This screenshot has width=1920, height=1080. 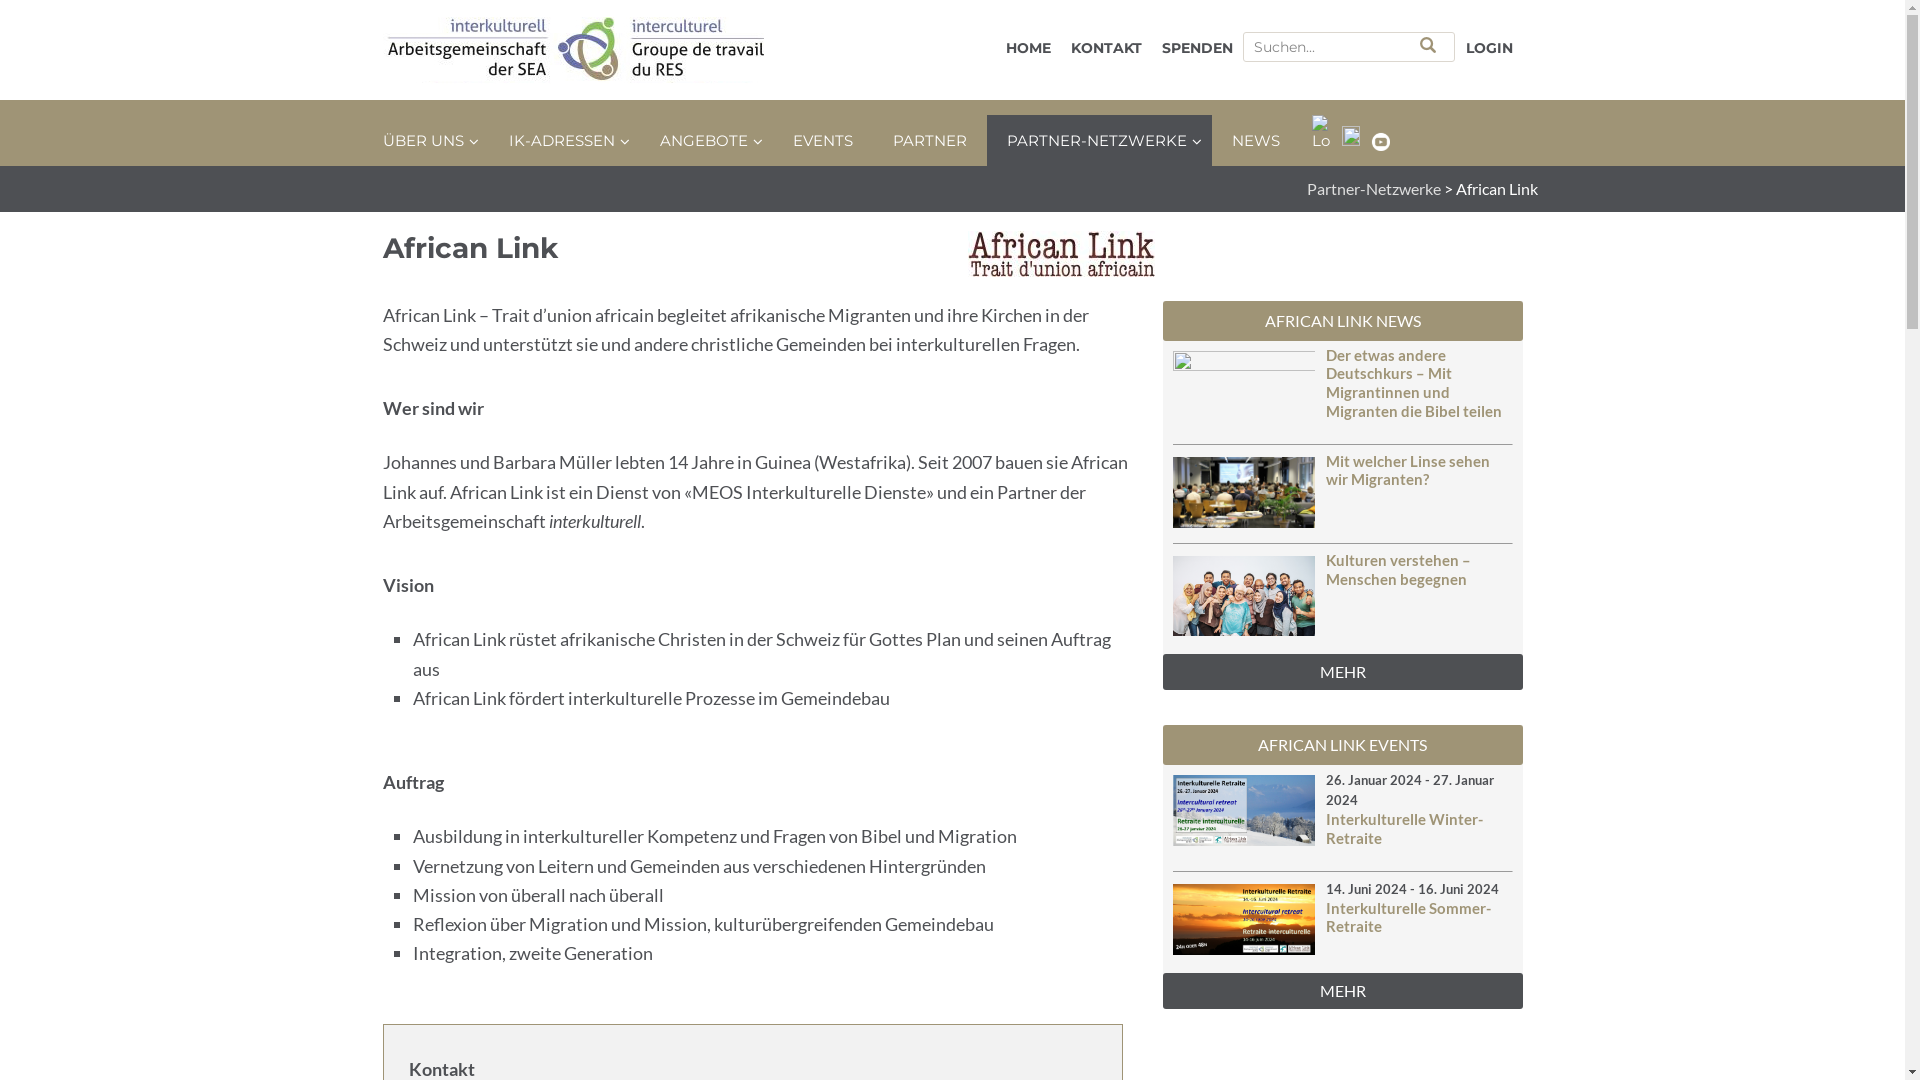 I want to click on 'IK-ADRESSEN', so click(x=562, y=139).